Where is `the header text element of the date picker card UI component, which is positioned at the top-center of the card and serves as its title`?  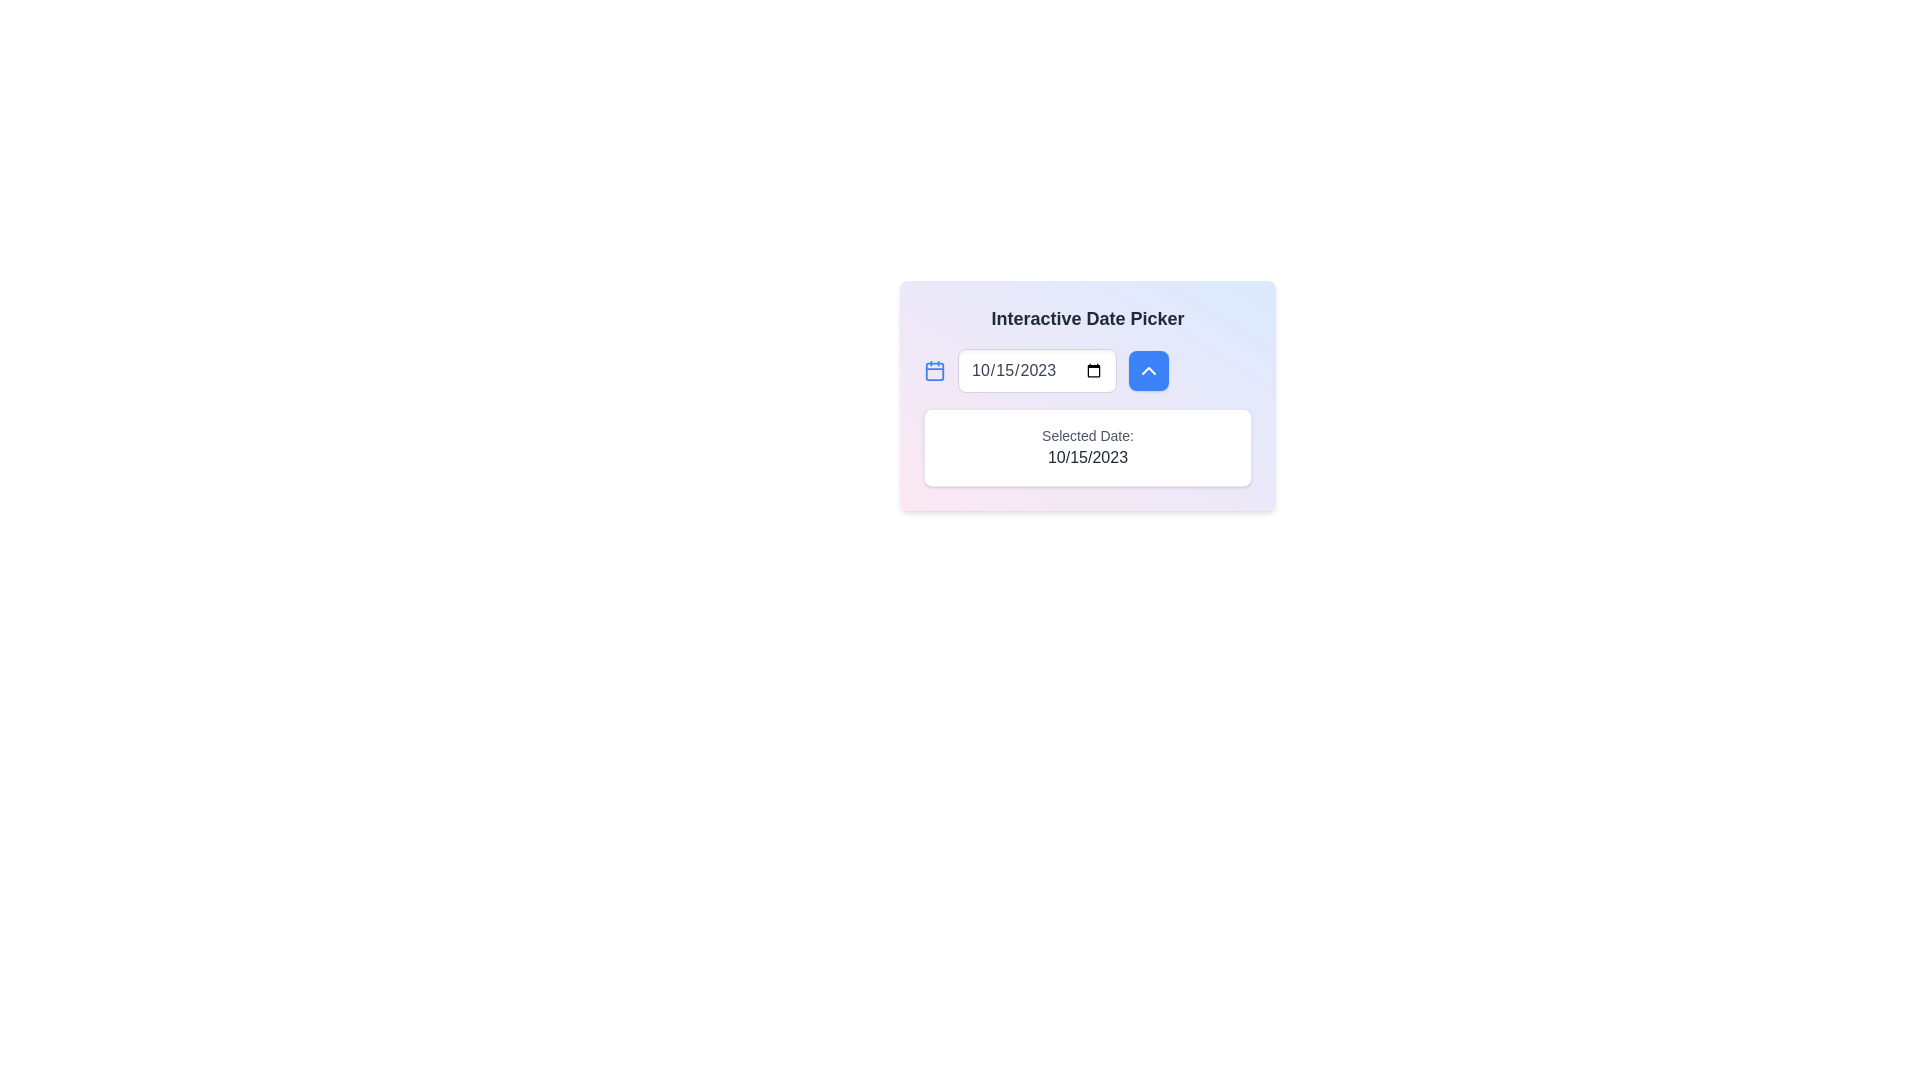
the header text element of the date picker card UI component, which is positioned at the top-center of the card and serves as its title is located at coordinates (1087, 318).